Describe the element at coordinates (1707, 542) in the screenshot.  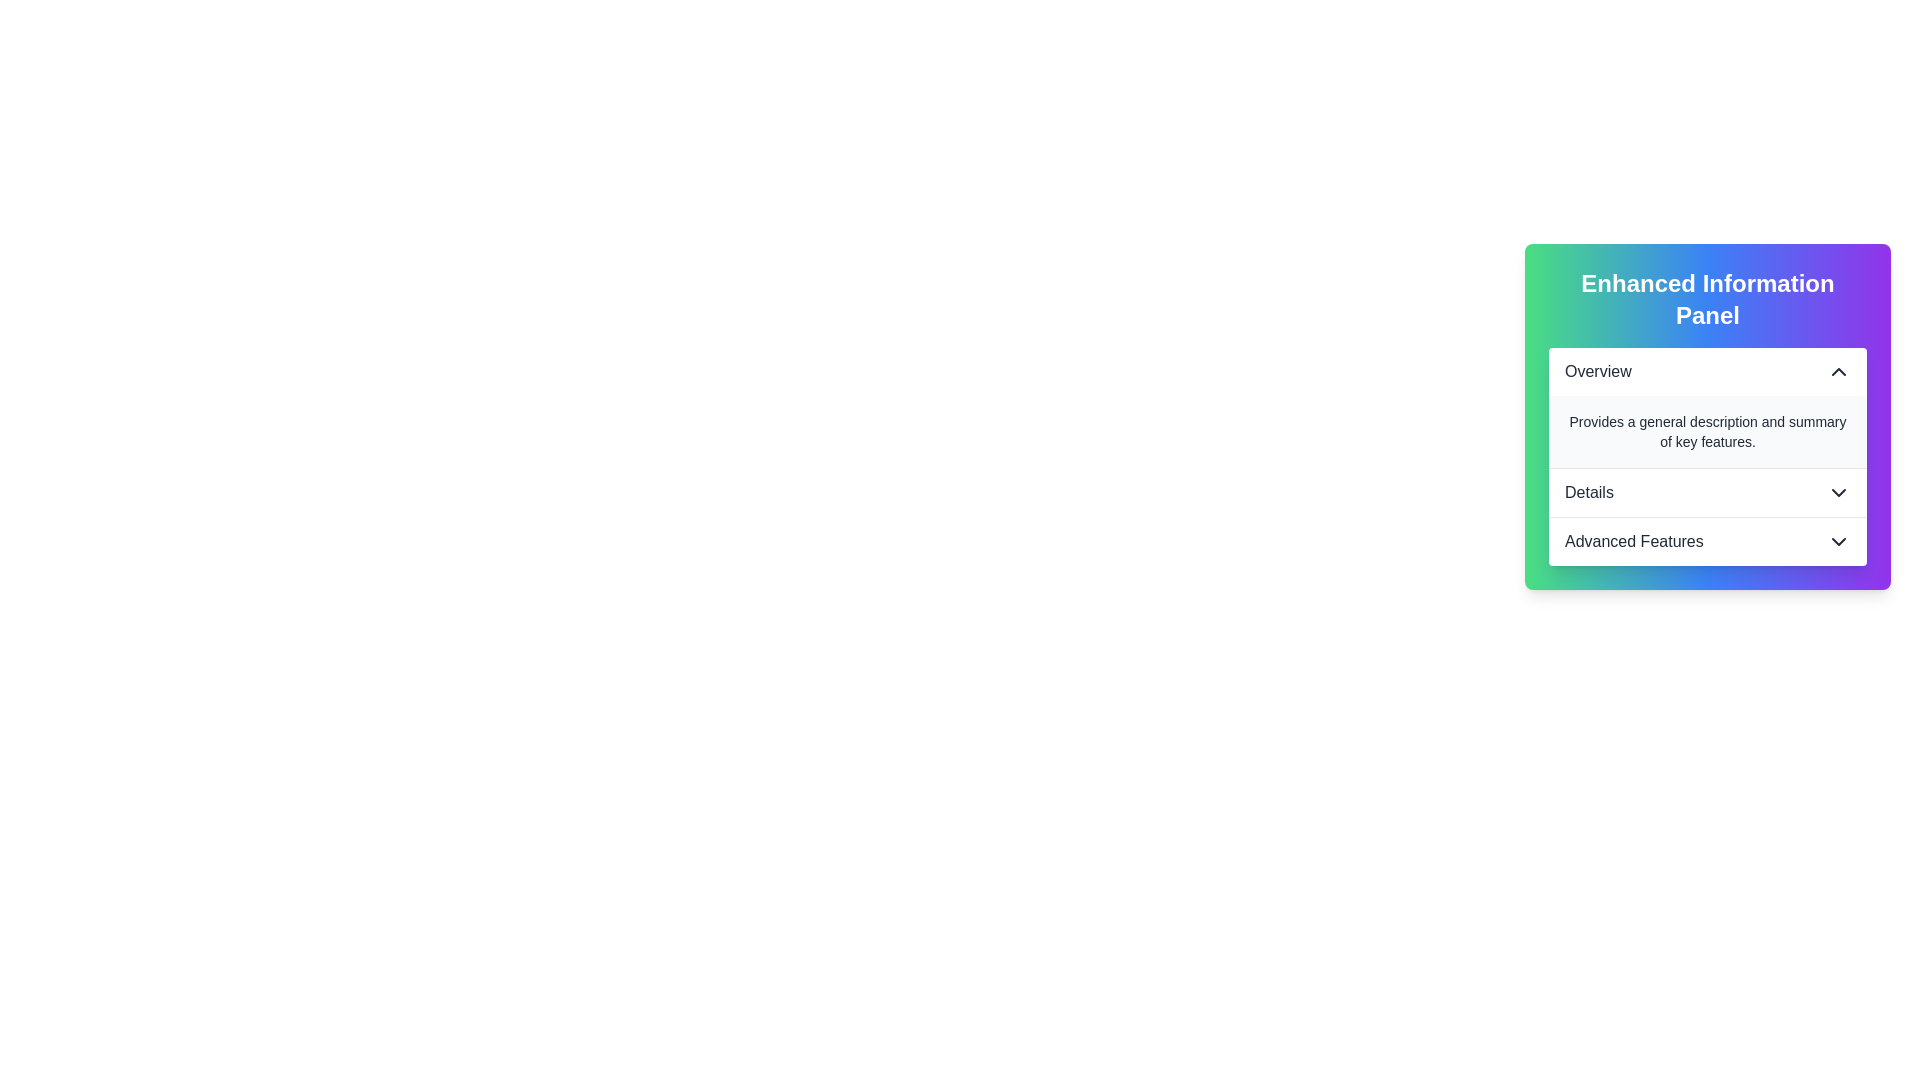
I see `the button in the 'Enhanced Information Panel' that expands a section or navigates to advanced features` at that location.